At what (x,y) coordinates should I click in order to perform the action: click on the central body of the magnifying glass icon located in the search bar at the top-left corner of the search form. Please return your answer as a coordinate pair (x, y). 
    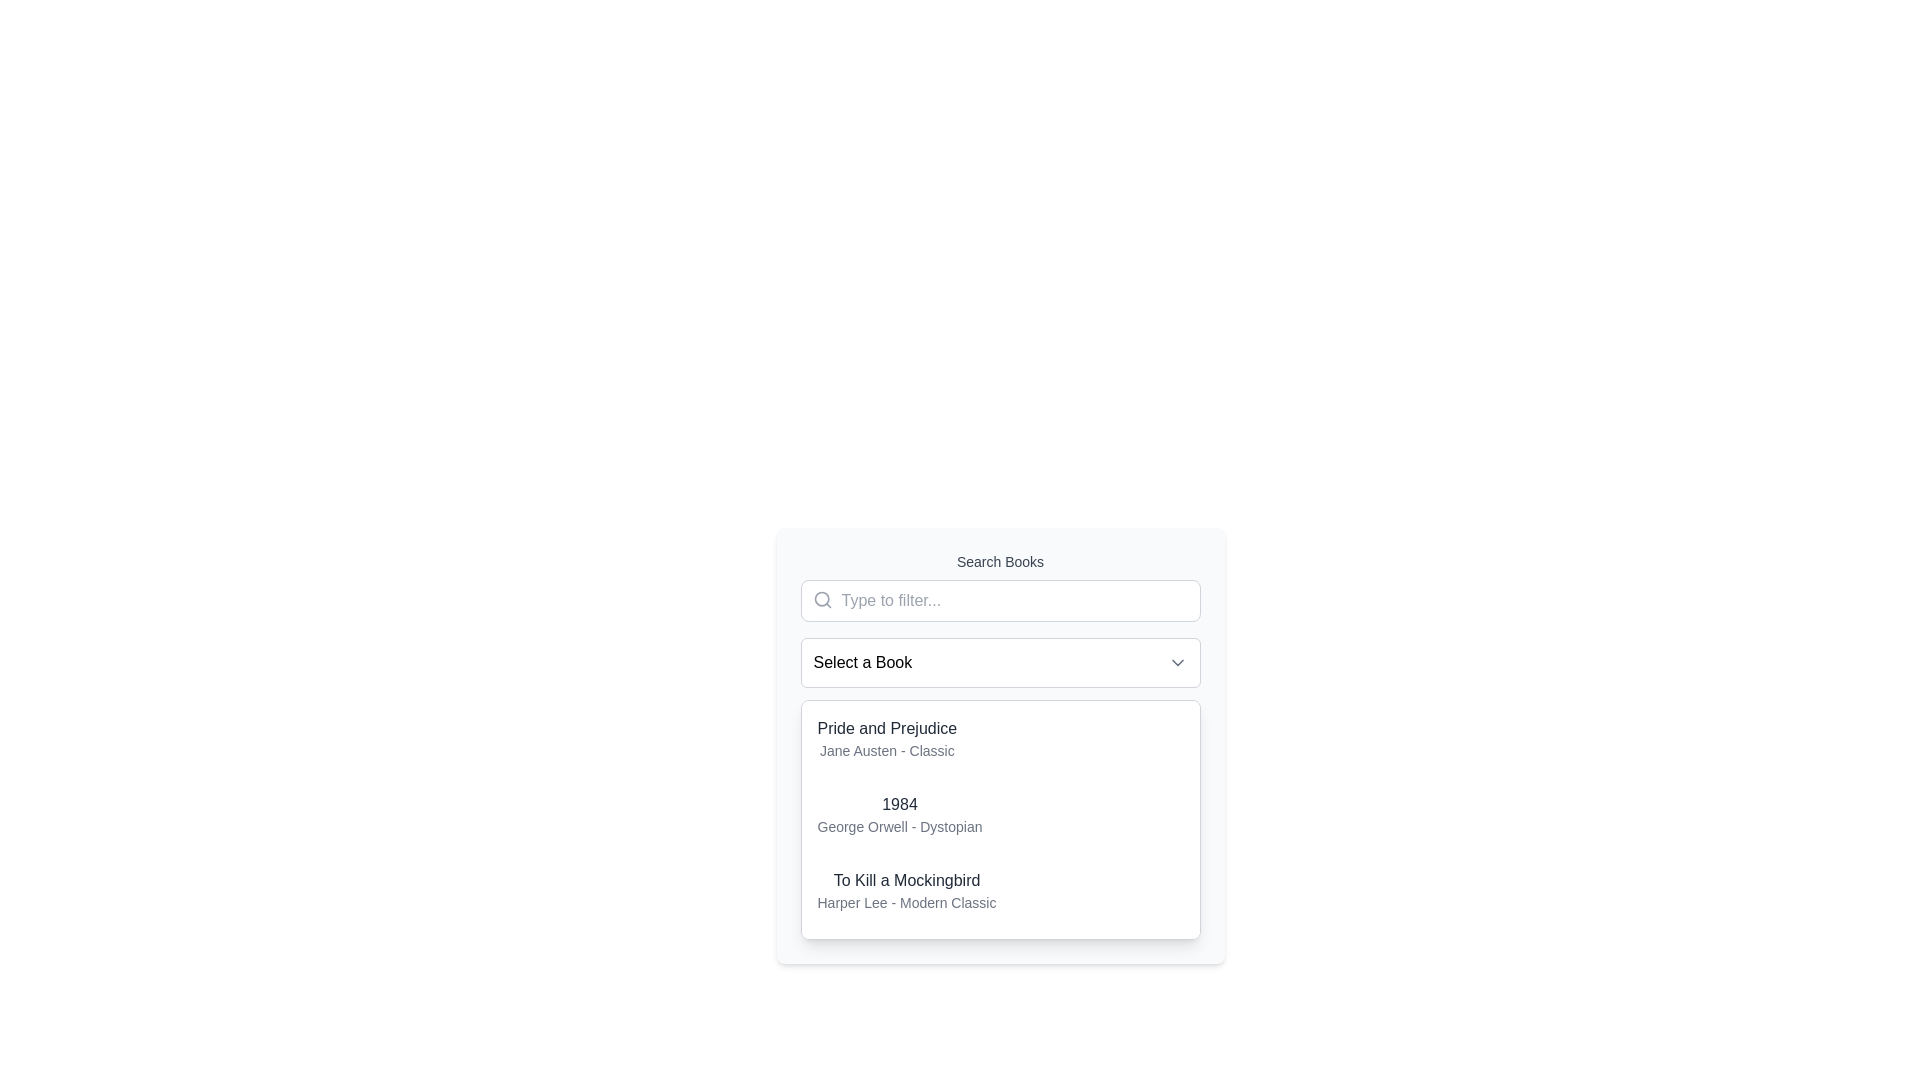
    Looking at the image, I should click on (821, 598).